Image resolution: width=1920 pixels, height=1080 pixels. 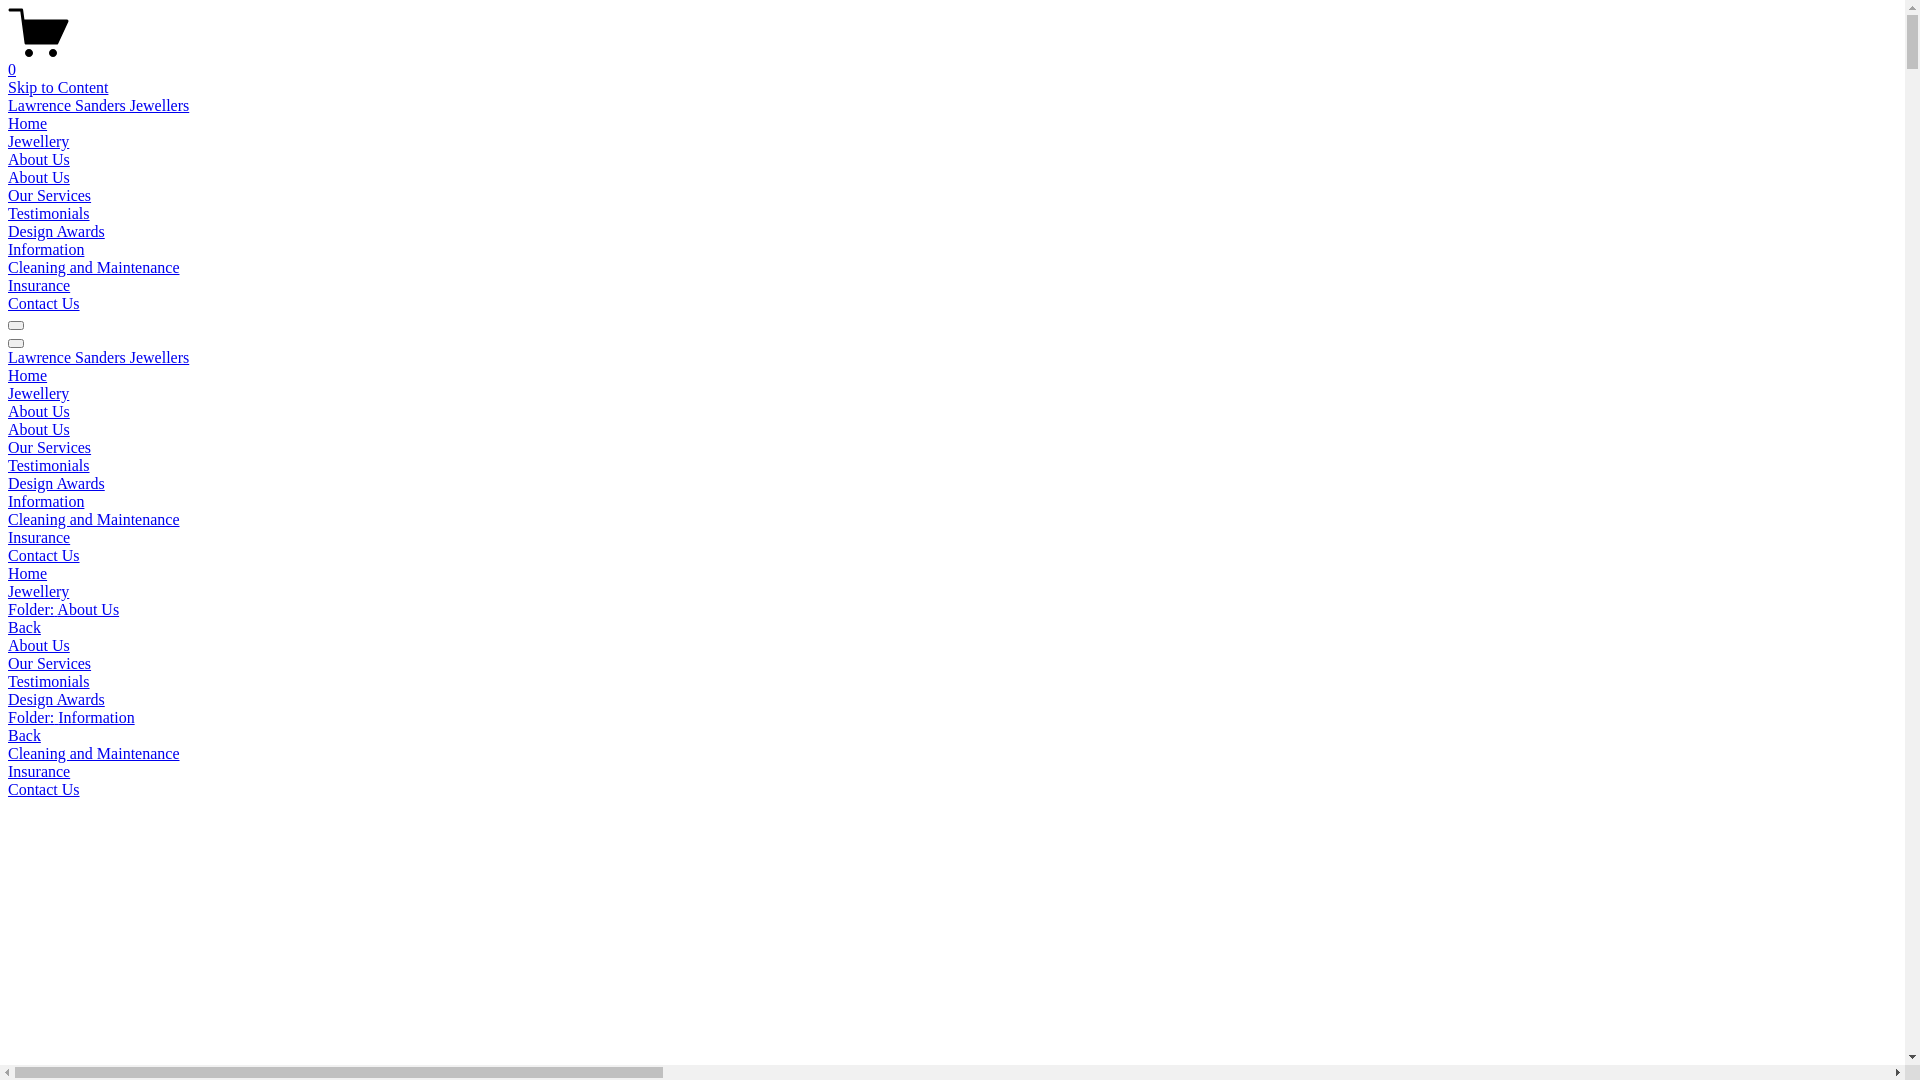 What do you see at coordinates (49, 446) in the screenshot?
I see `'Our Services'` at bounding box center [49, 446].